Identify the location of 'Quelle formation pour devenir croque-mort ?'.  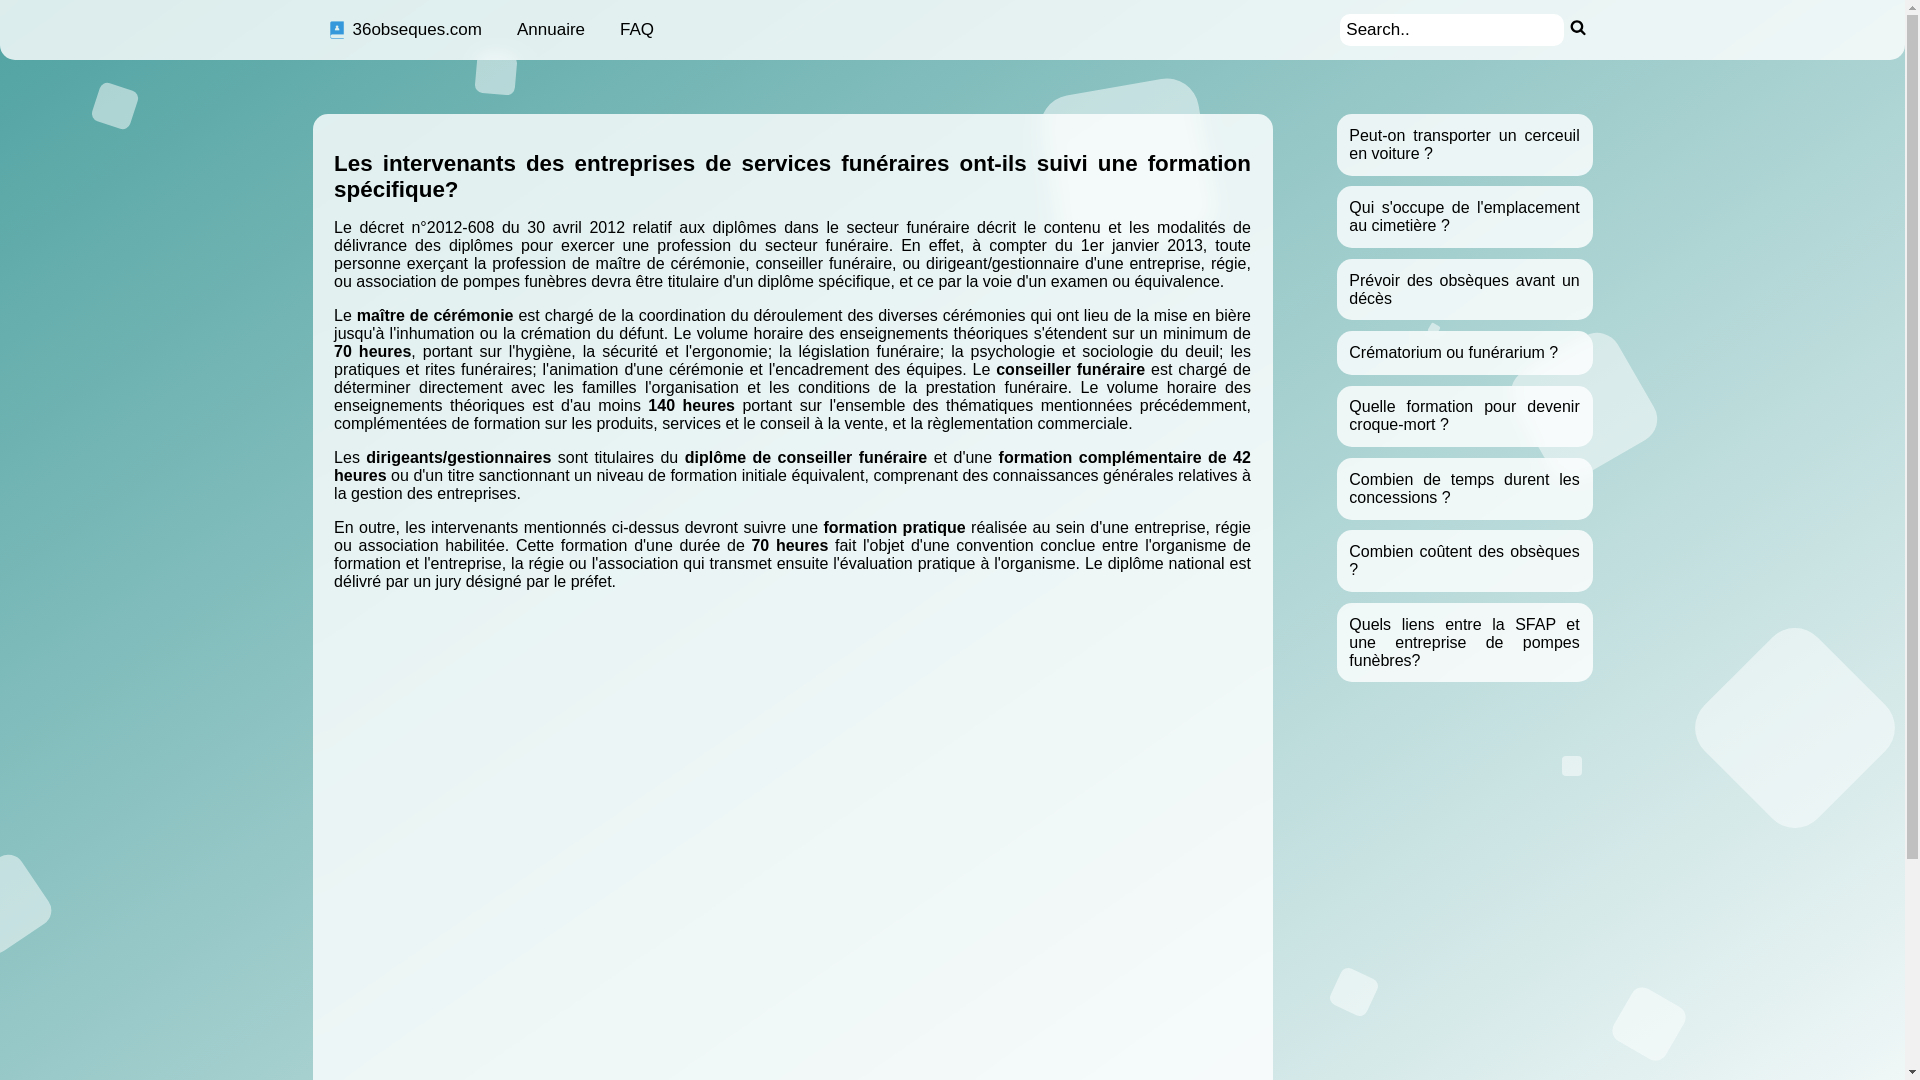
(1464, 414).